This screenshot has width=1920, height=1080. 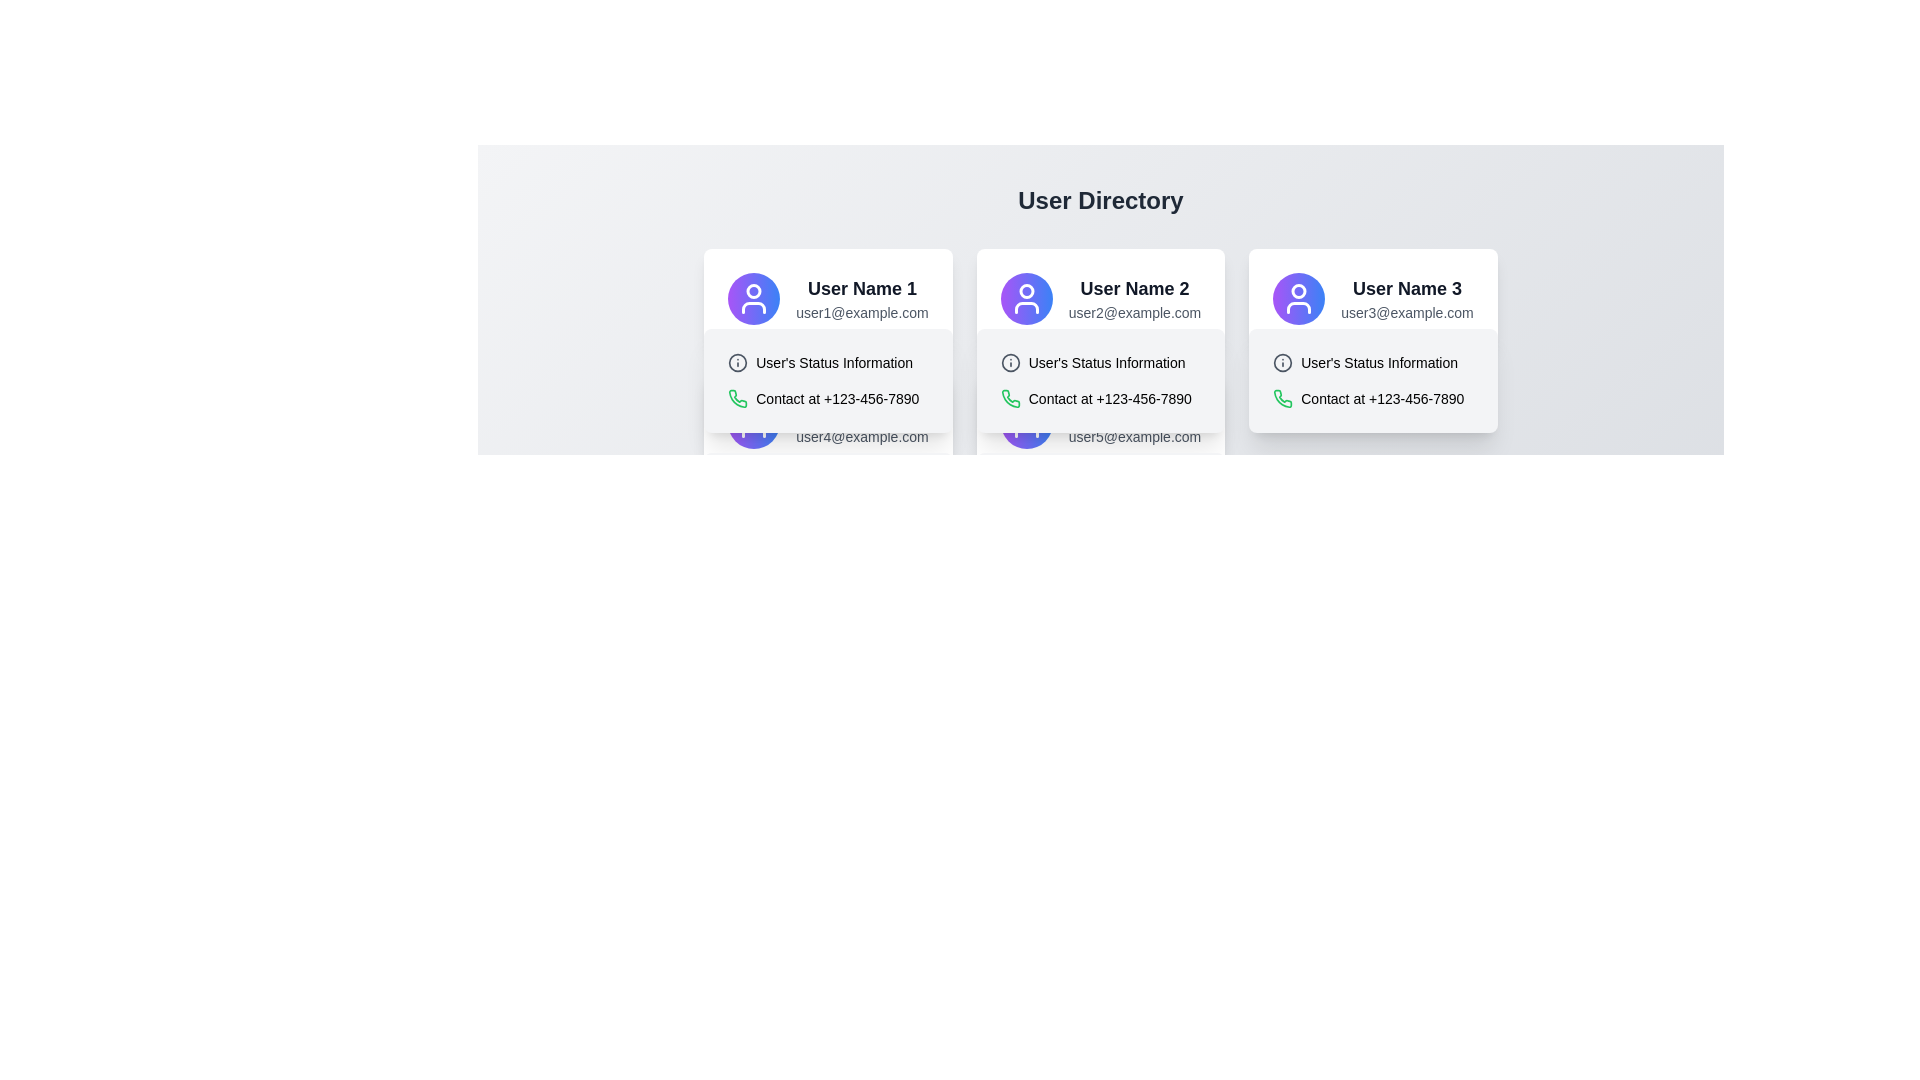 What do you see at coordinates (1010, 362) in the screenshot?
I see `the circular graphical element that is part of the information icon next to the text 'User's Status Information' in the second user's card` at bounding box center [1010, 362].